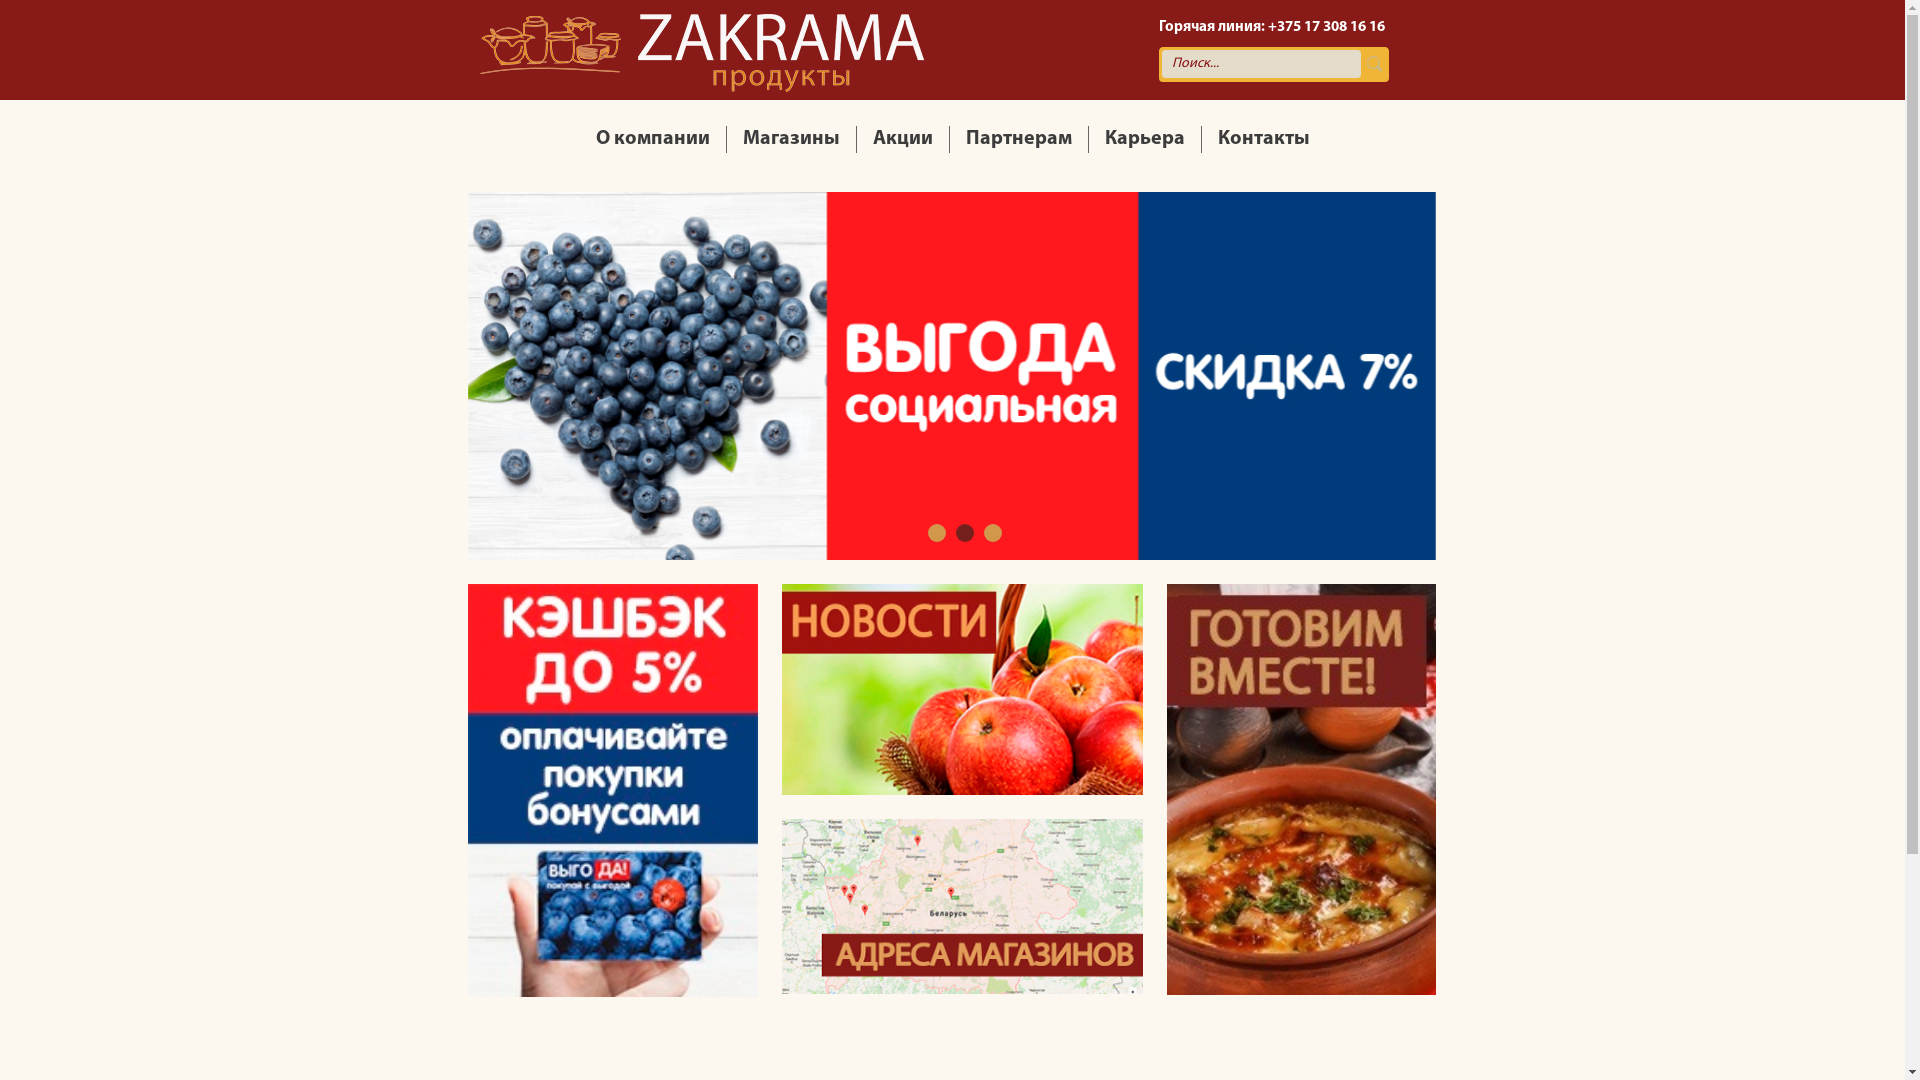 The height and width of the screenshot is (1080, 1920). What do you see at coordinates (983, 531) in the screenshot?
I see `'3'` at bounding box center [983, 531].